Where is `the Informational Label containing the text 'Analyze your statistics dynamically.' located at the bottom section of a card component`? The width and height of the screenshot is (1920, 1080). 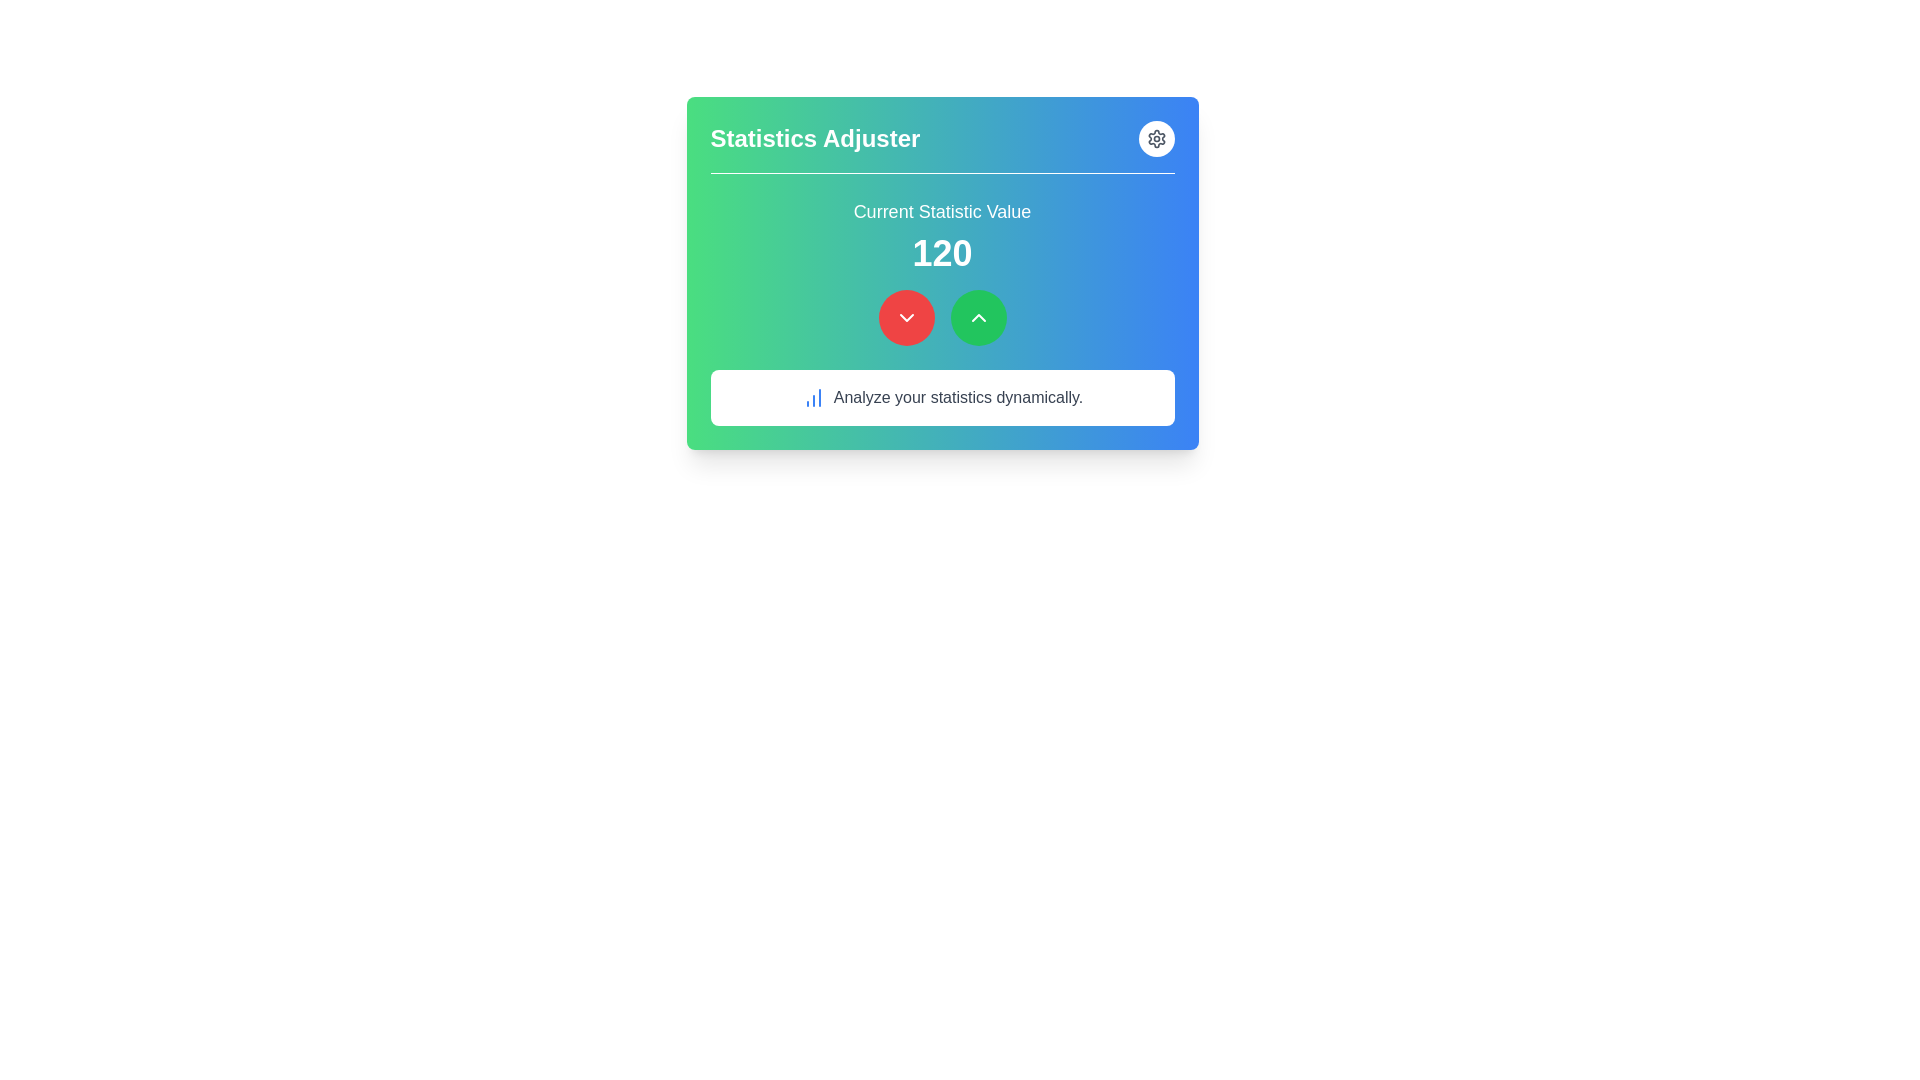
the Informational Label containing the text 'Analyze your statistics dynamically.' located at the bottom section of a card component is located at coordinates (941, 397).